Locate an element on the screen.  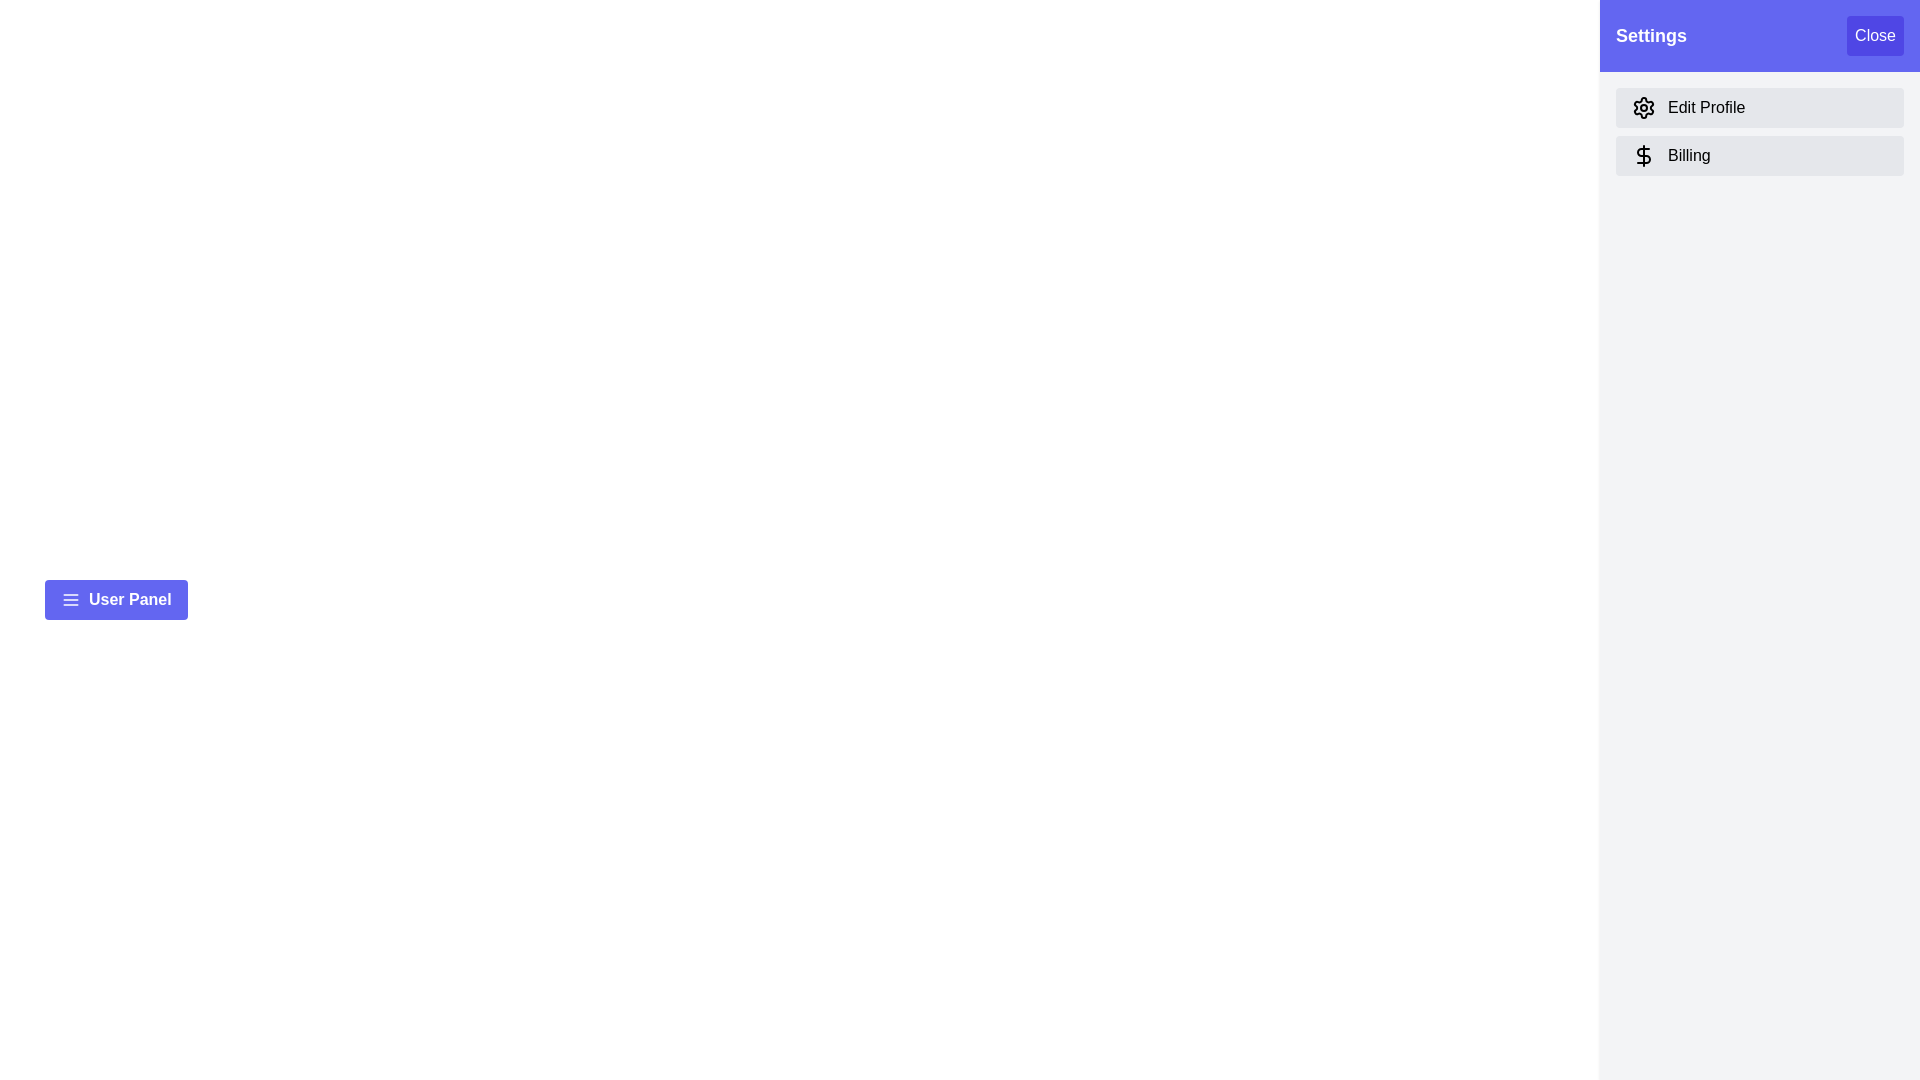
the 'Edit Profile' button is located at coordinates (1760, 108).